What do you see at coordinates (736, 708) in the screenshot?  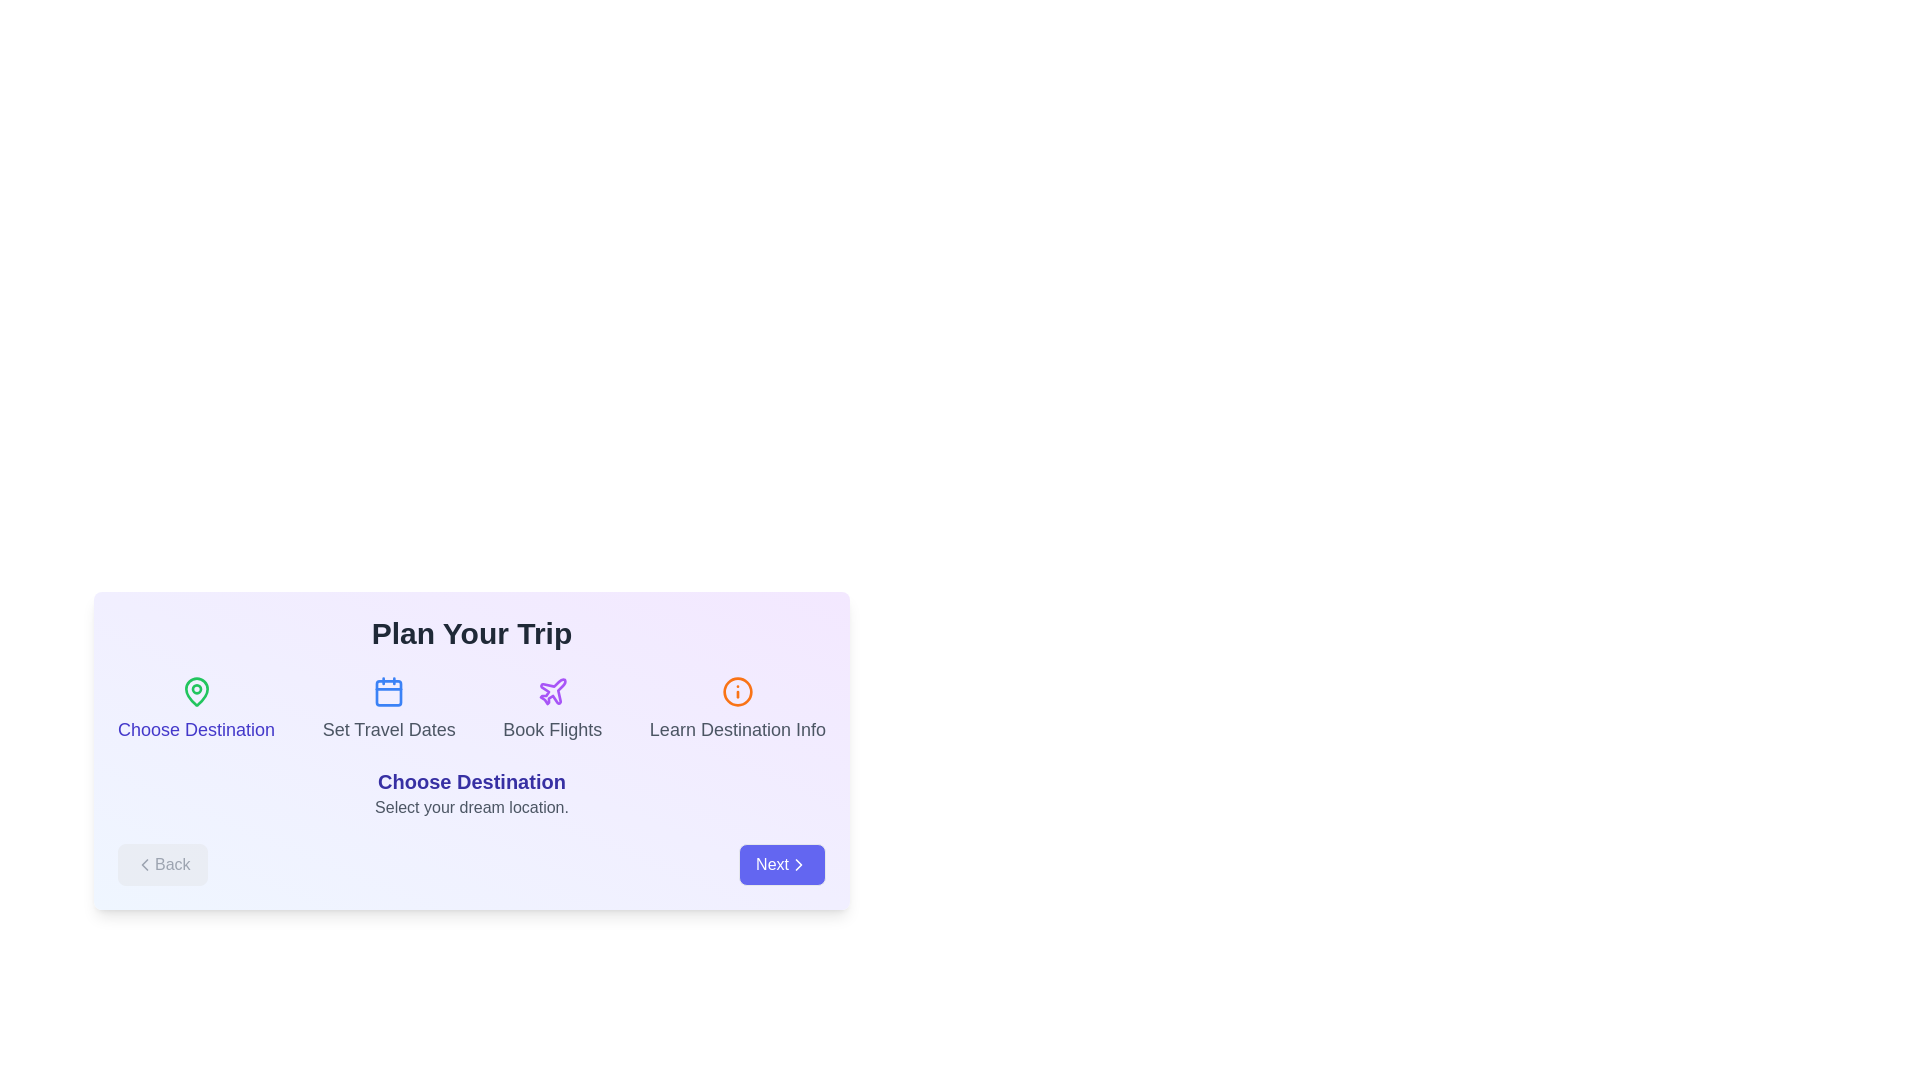 I see `text label associated with the informational icon located fourth in the horizontal sequence, positioned above the 'Next' button` at bounding box center [736, 708].